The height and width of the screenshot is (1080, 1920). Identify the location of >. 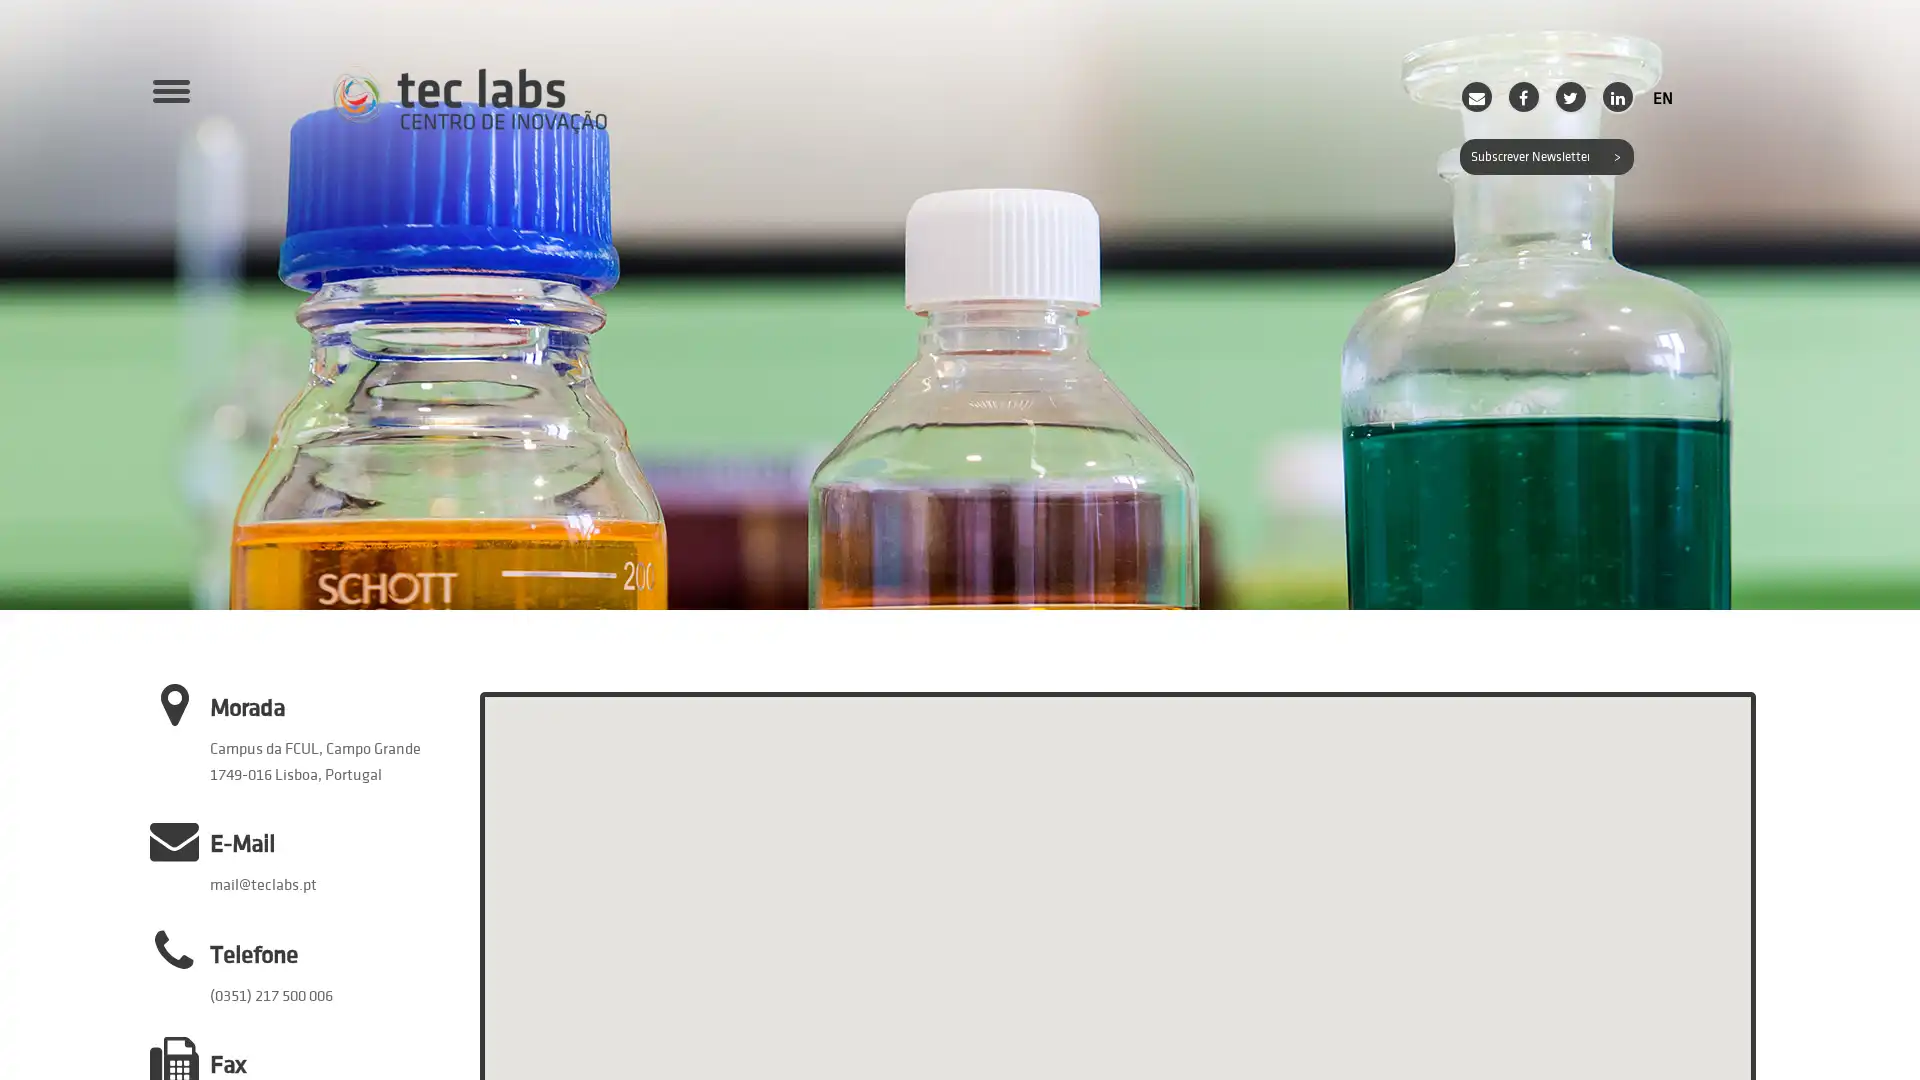
(1615, 156).